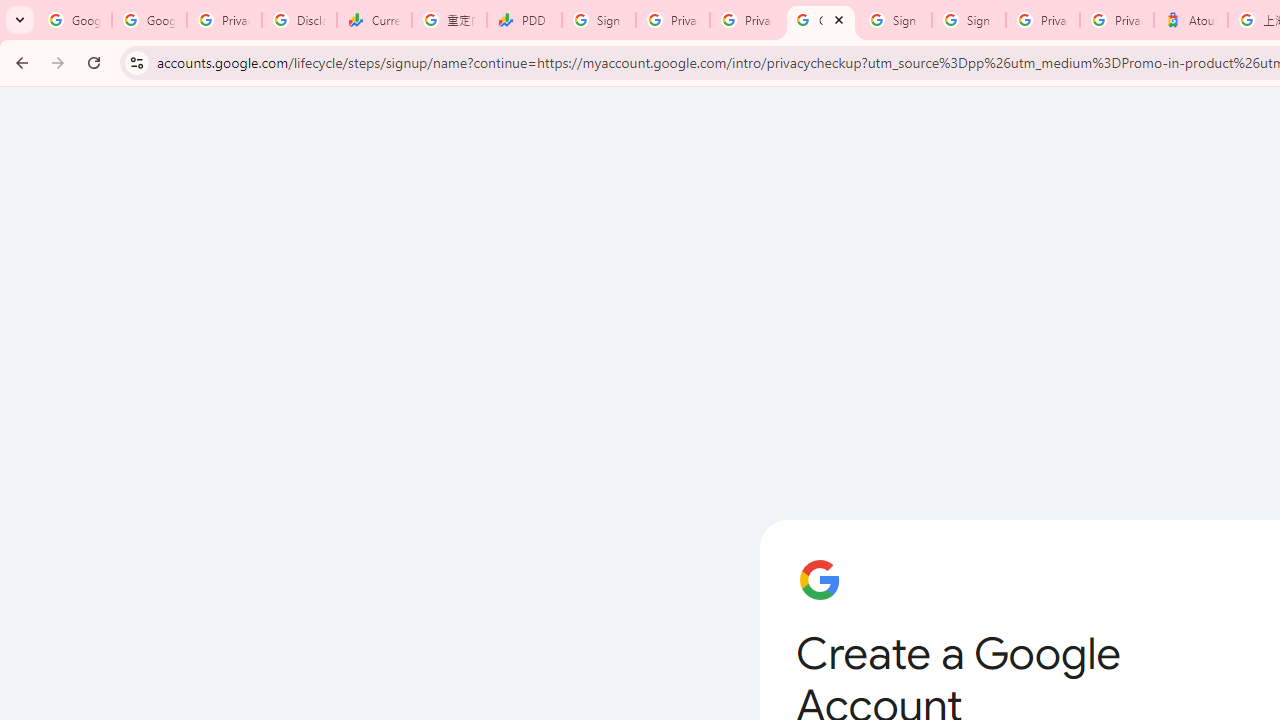  What do you see at coordinates (598, 20) in the screenshot?
I see `'Sign in - Google Accounts'` at bounding box center [598, 20].